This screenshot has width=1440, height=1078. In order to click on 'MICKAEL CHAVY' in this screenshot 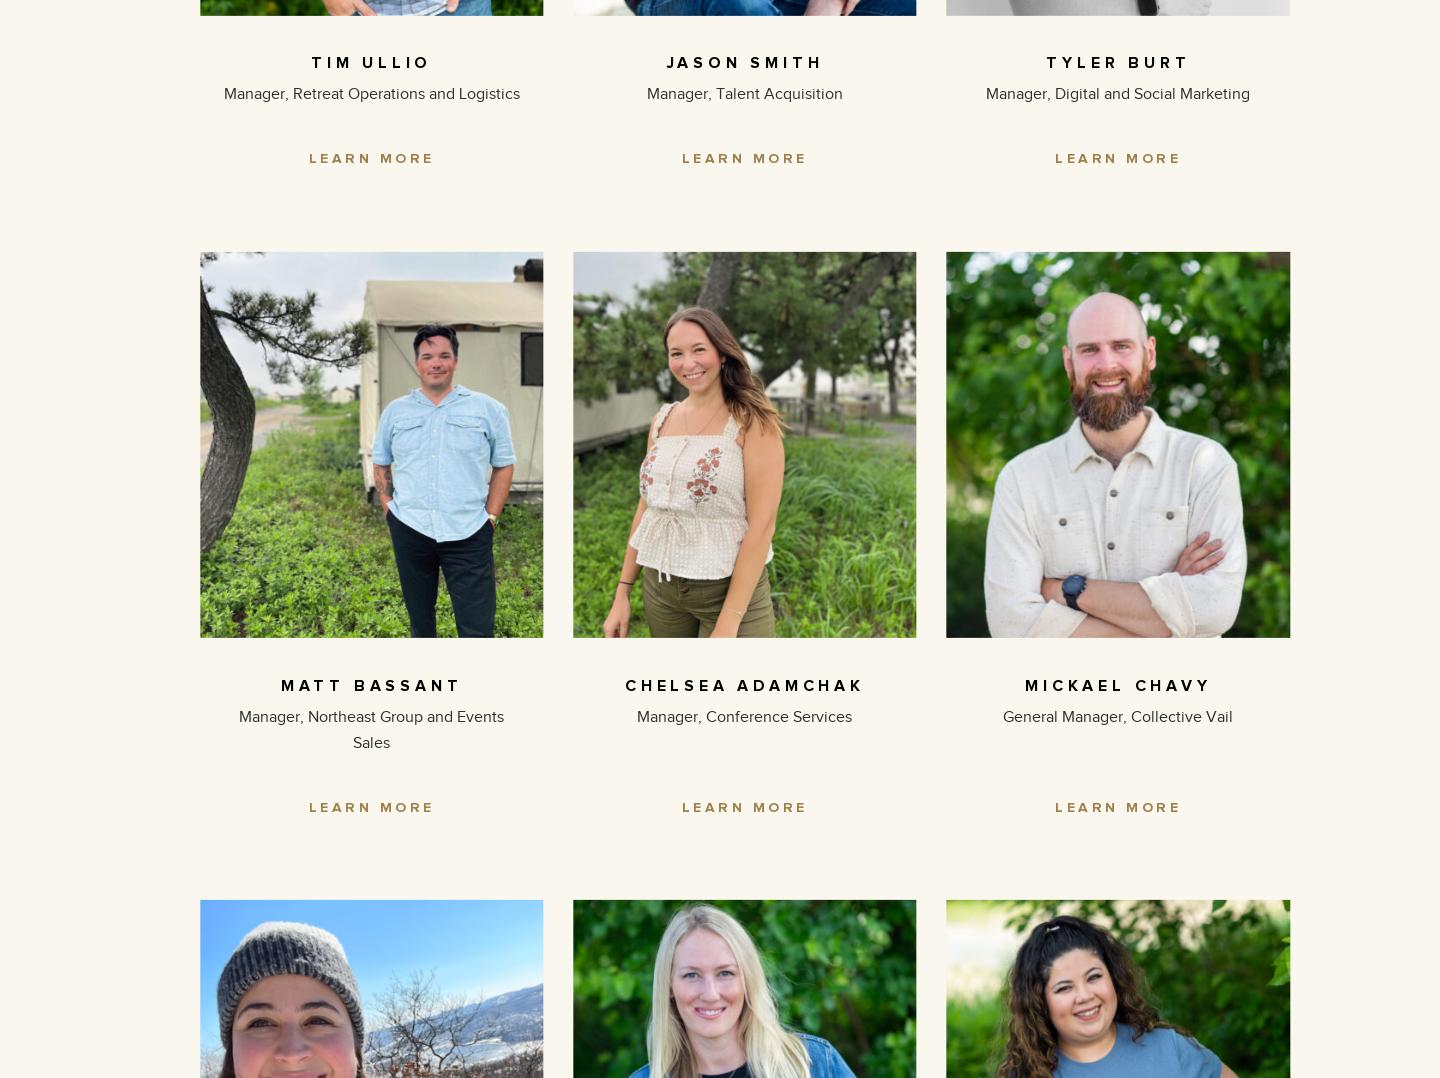, I will do `click(1117, 684)`.